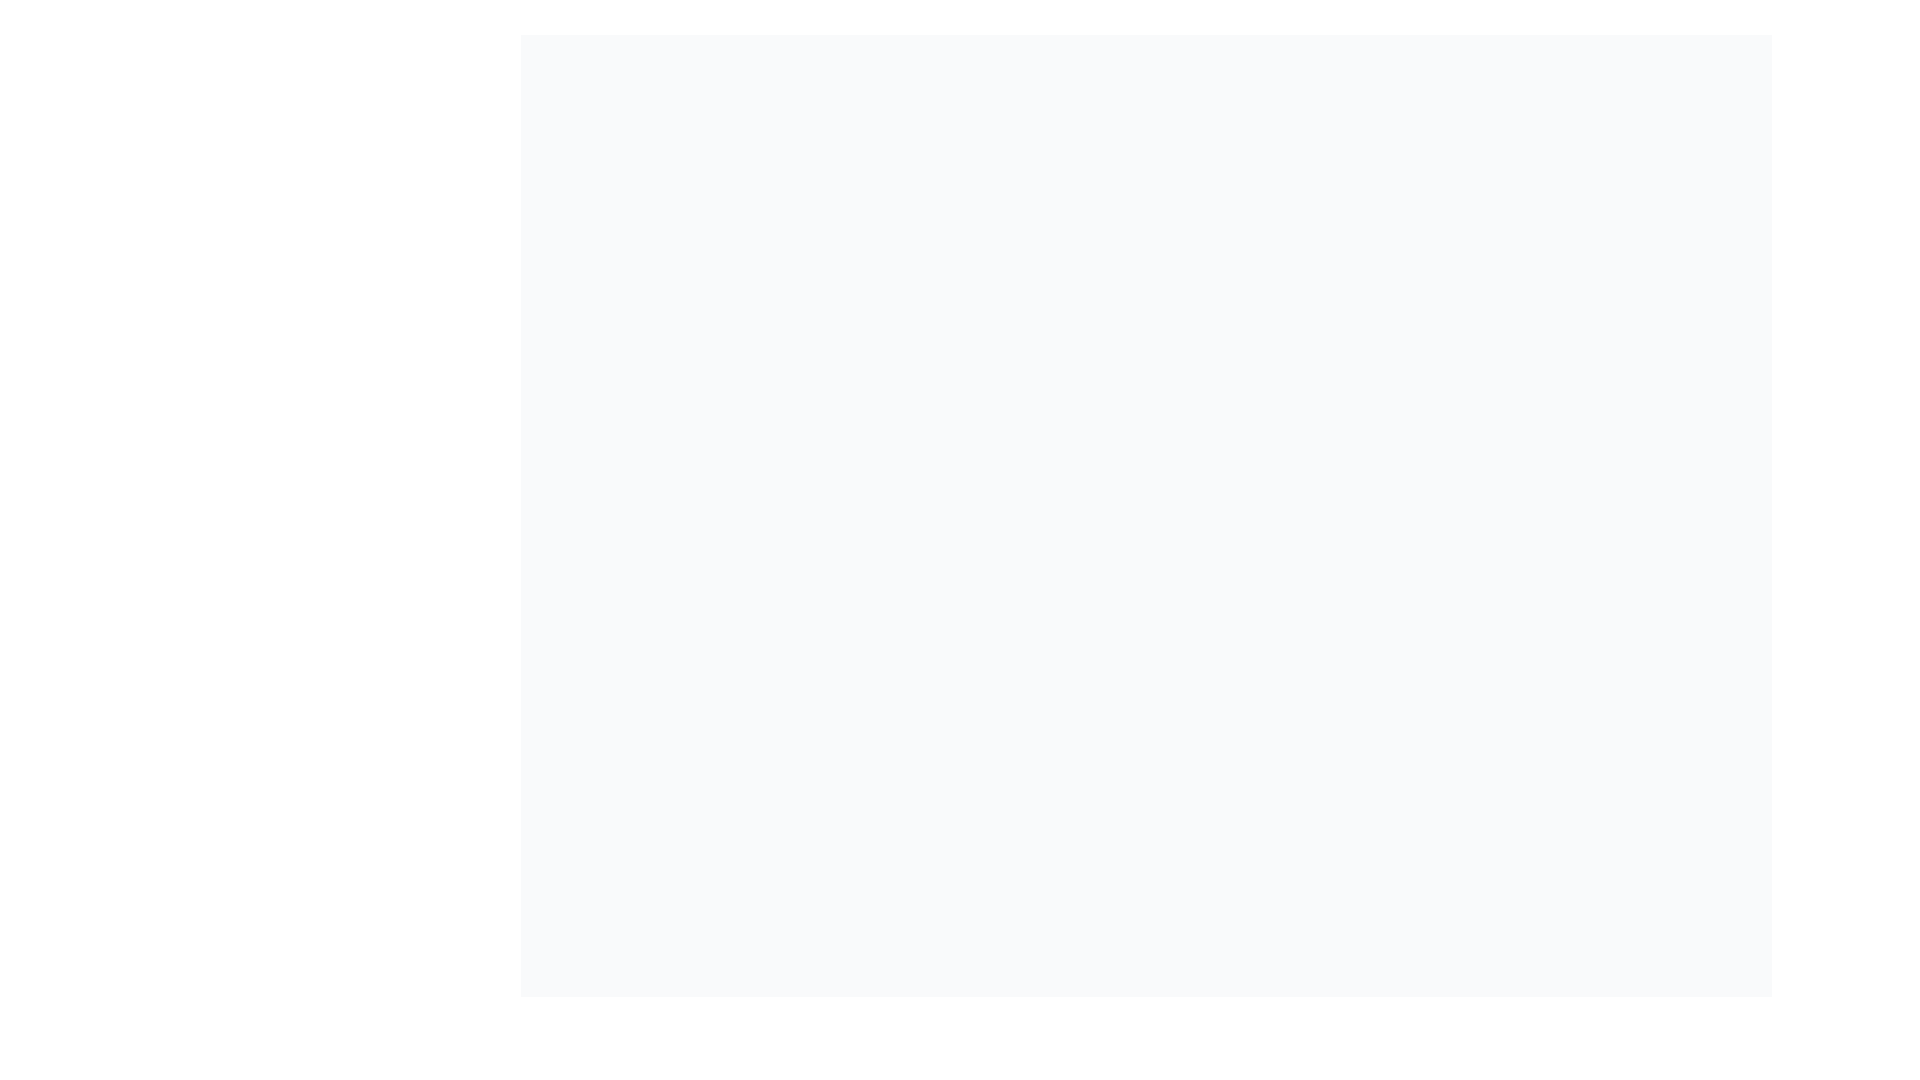 This screenshot has width=1920, height=1080. I want to click on the Search tab in the bottom navigation, so click(1138, 1049).